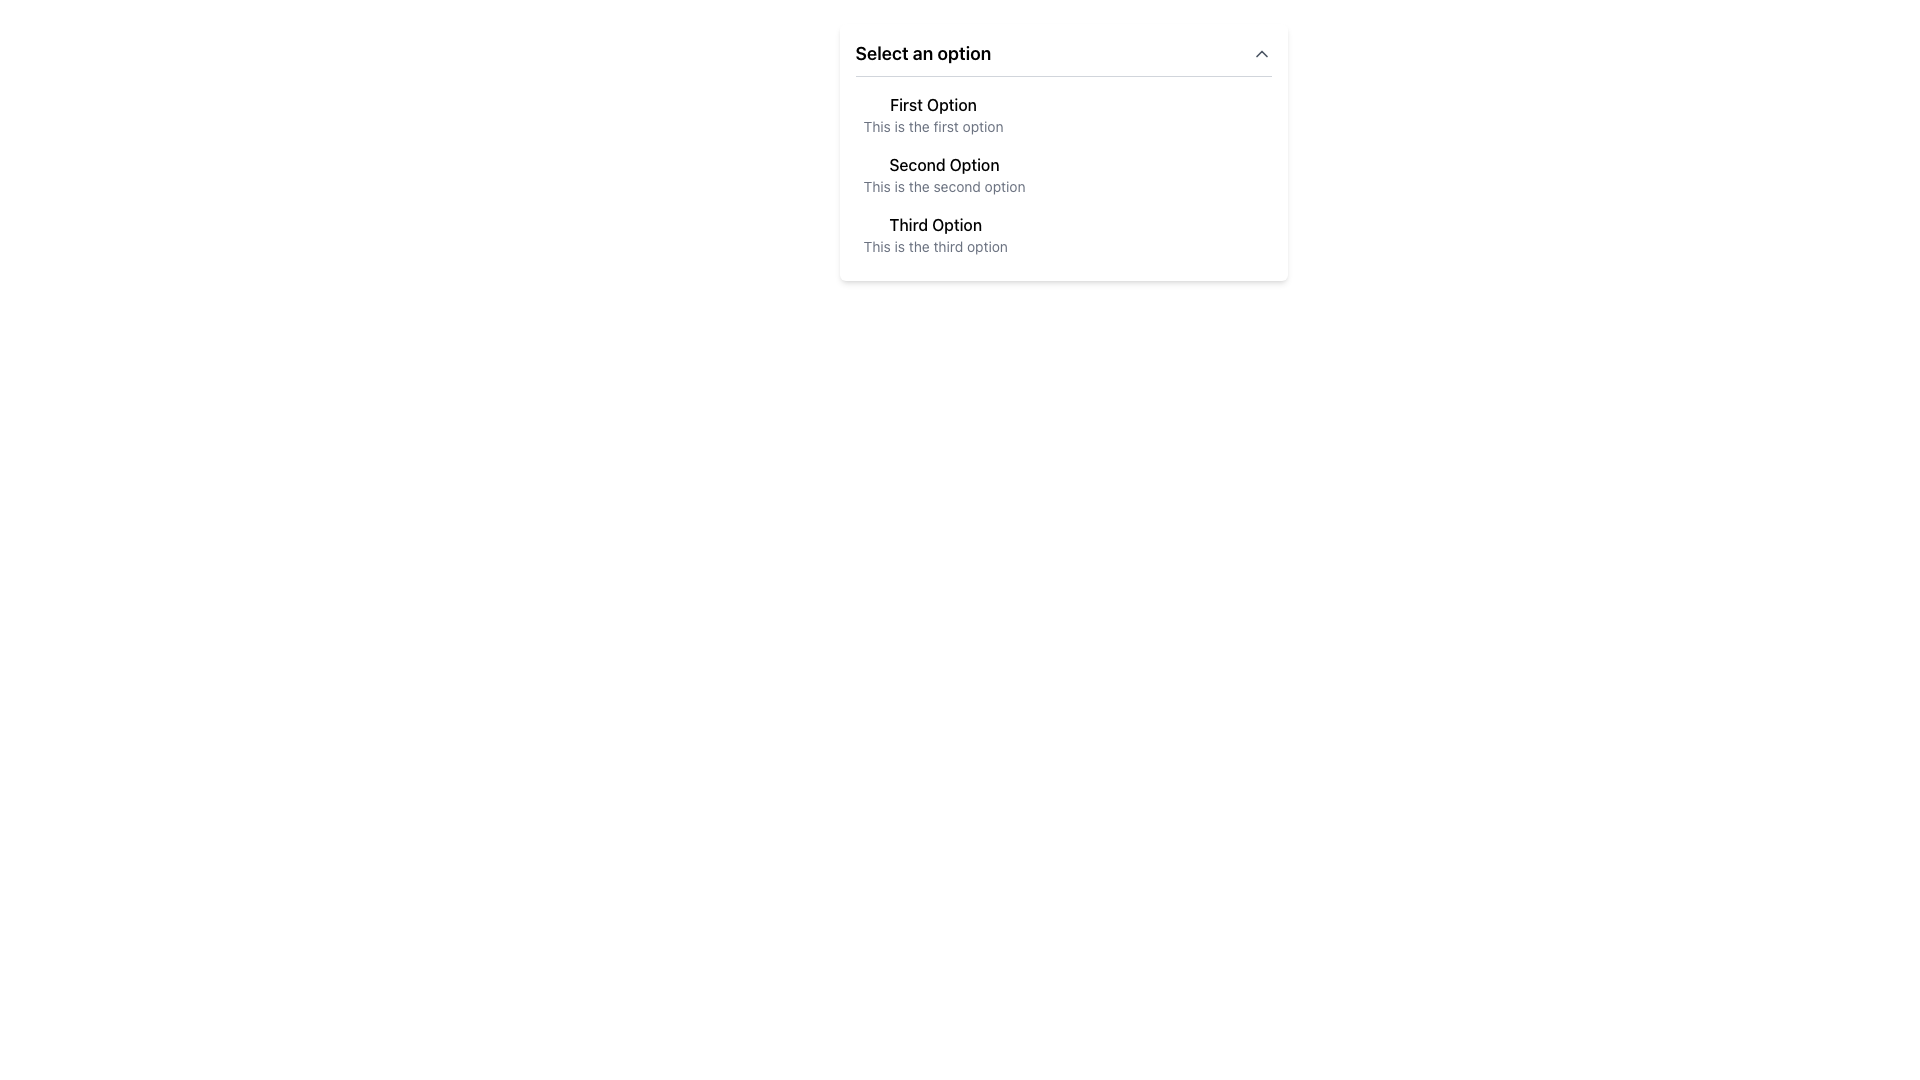 This screenshot has height=1080, width=1920. Describe the element at coordinates (1062, 234) in the screenshot. I see `the list item displaying 'Third Option' in a dropdown menu` at that location.